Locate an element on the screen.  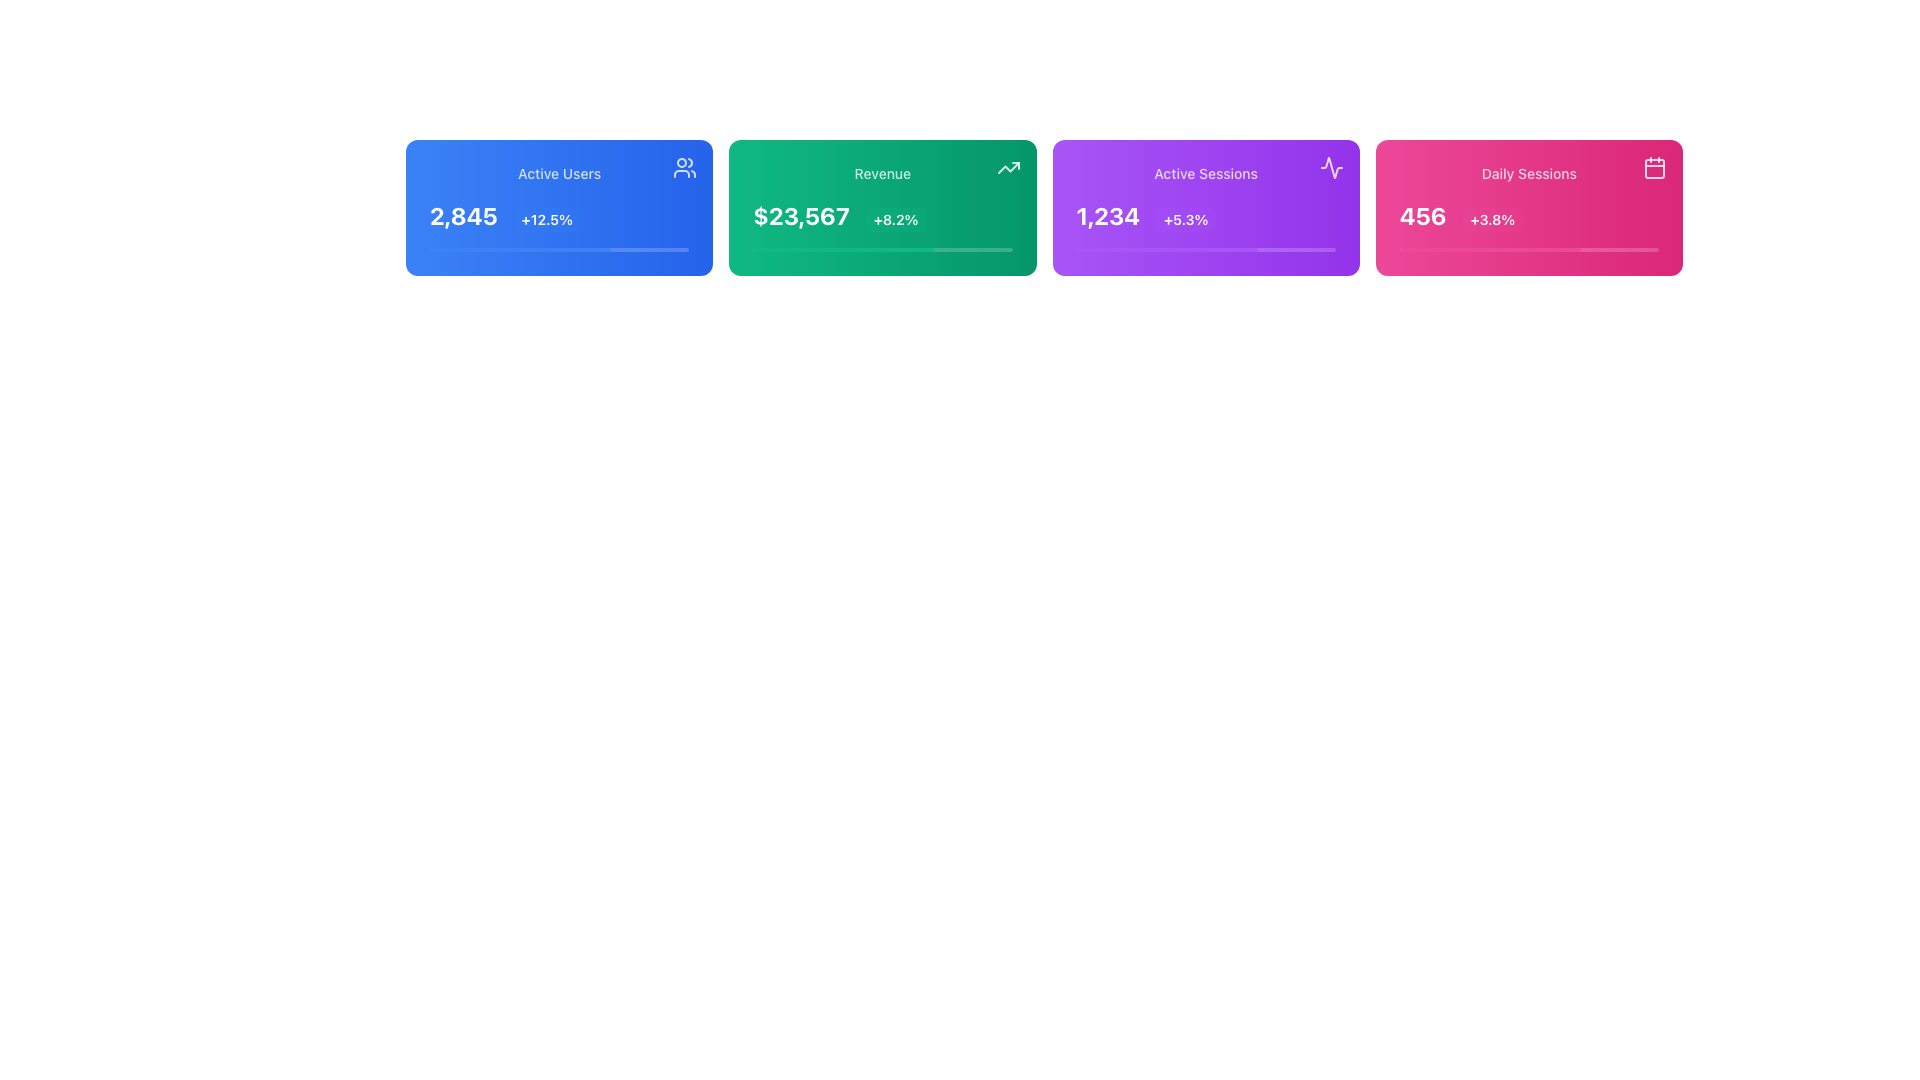
the percentage growth value '+8.2%' styled in a small, bolded font within the rounded rectangle at the bottom-right corner of the 'Revenue' card is located at coordinates (881, 208).